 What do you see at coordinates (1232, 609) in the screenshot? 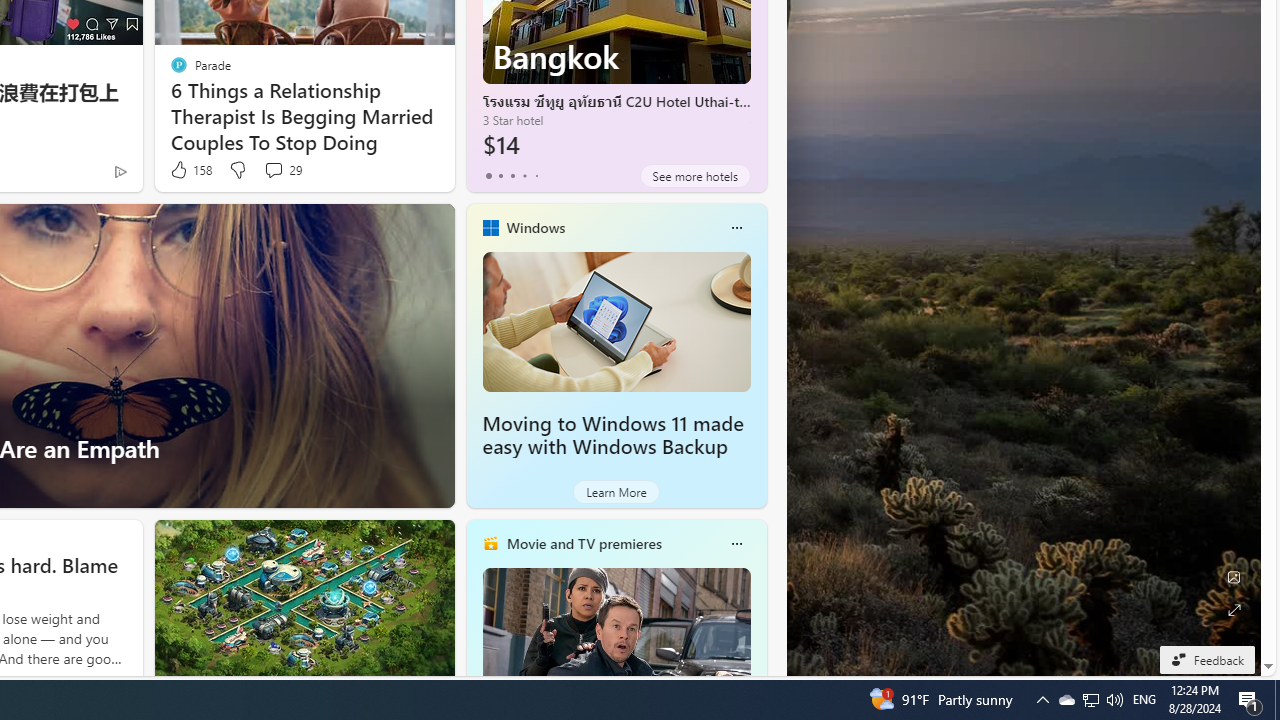
I see `'Expand background'` at bounding box center [1232, 609].